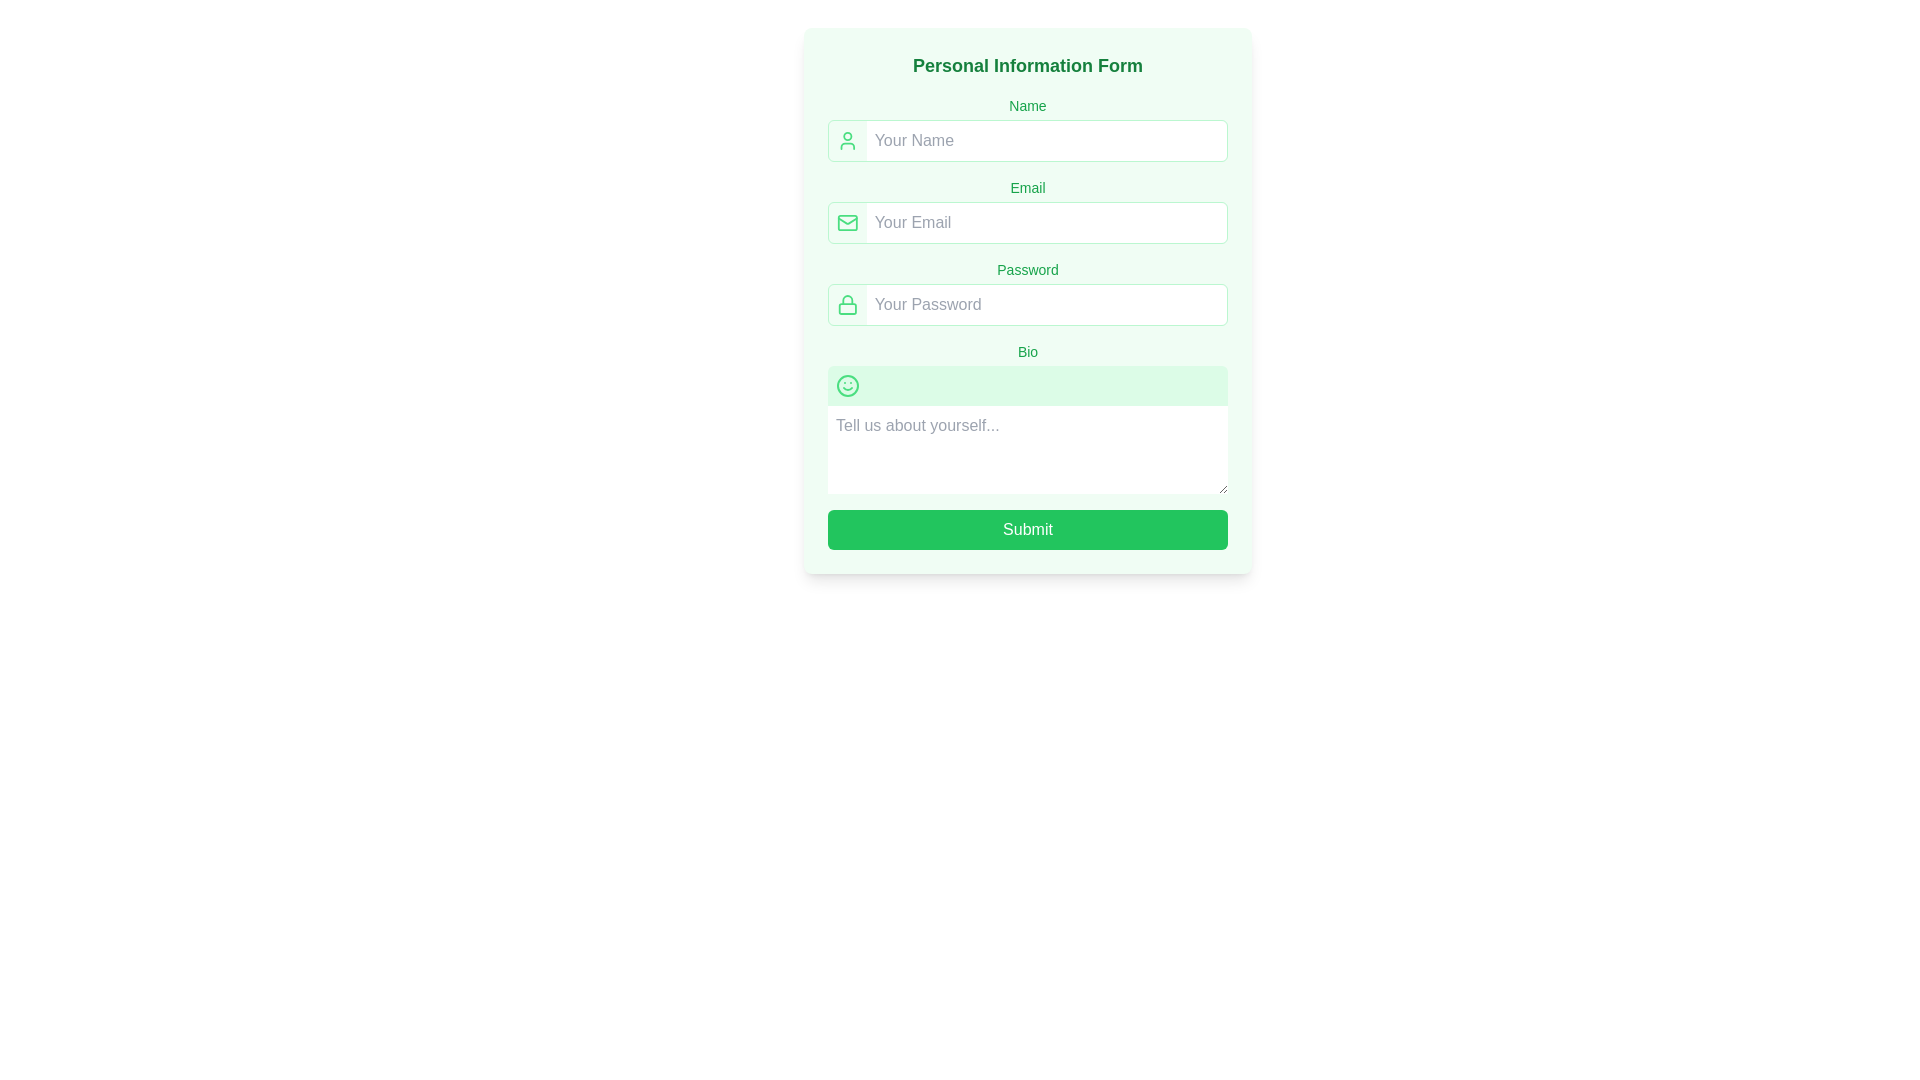 This screenshot has width=1920, height=1080. Describe the element at coordinates (847, 223) in the screenshot. I see `the email envelope icon within the email input field to enhance contextual understanding of the input field's purpose` at that location.